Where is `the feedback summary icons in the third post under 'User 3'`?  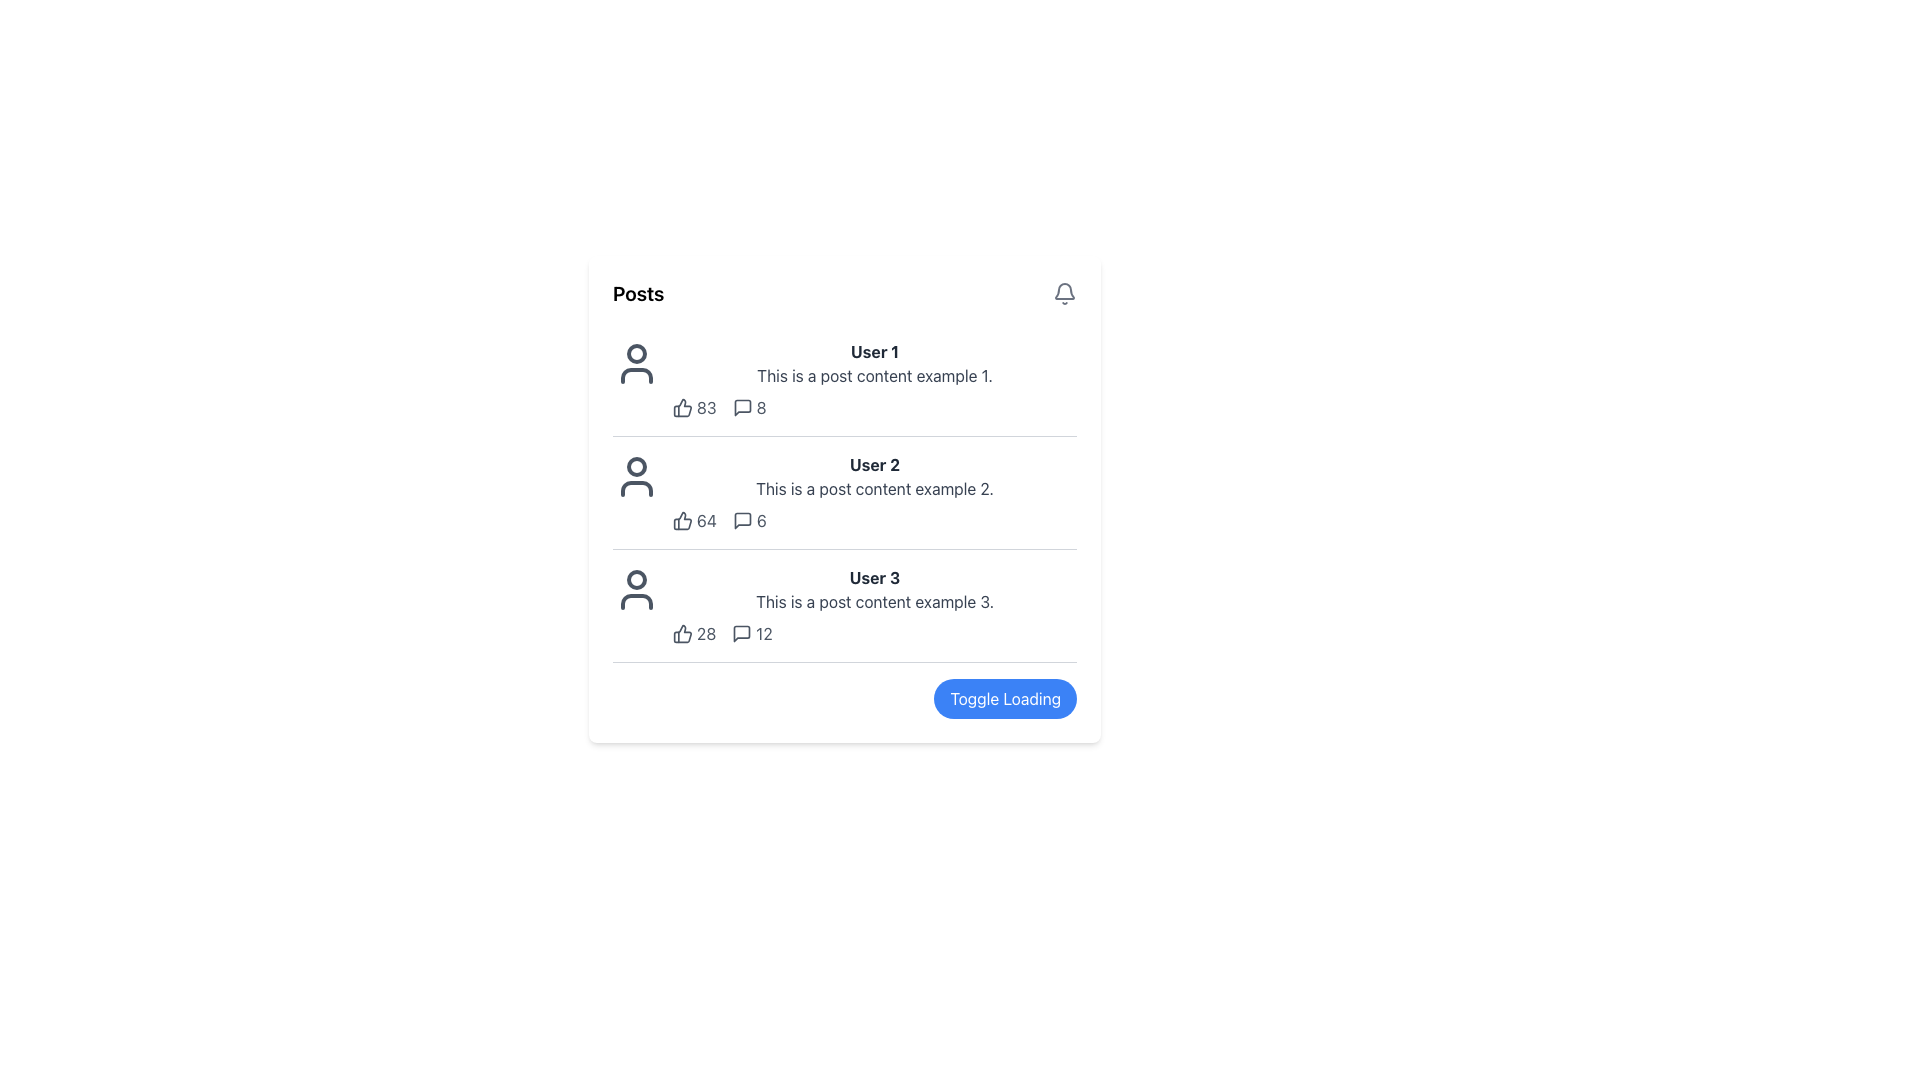 the feedback summary icons in the third post under 'User 3' is located at coordinates (874, 633).